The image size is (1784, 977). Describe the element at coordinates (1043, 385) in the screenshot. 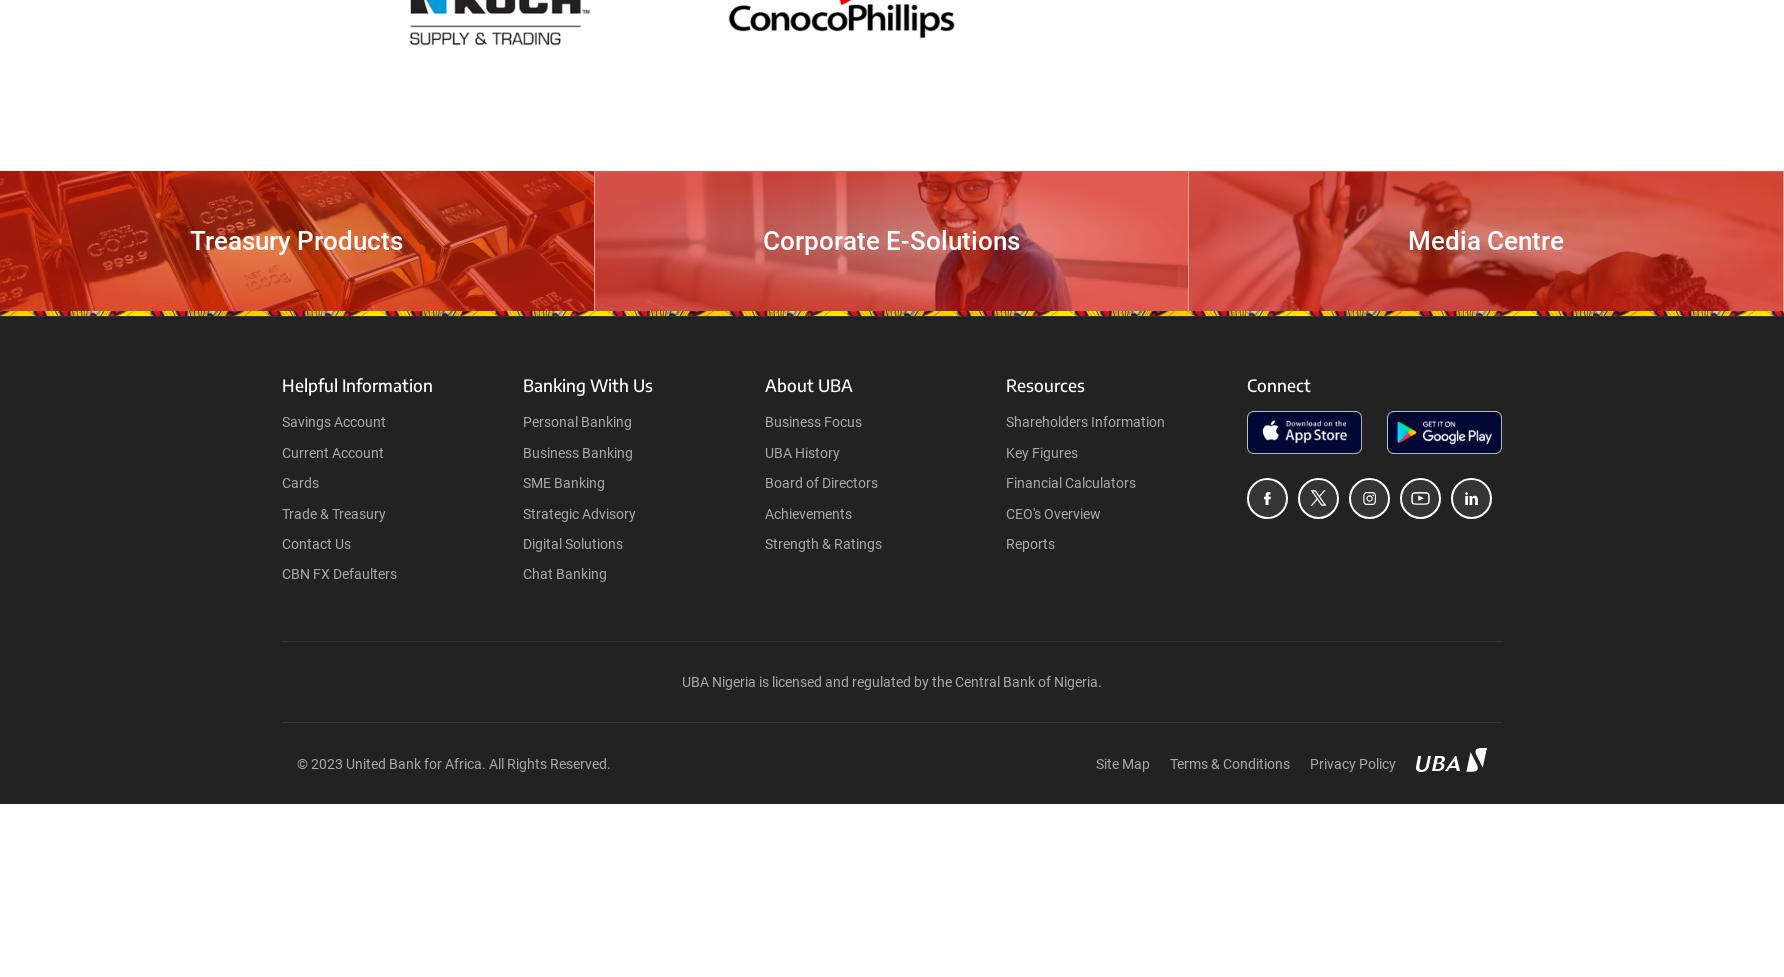

I see `'Resources'` at that location.